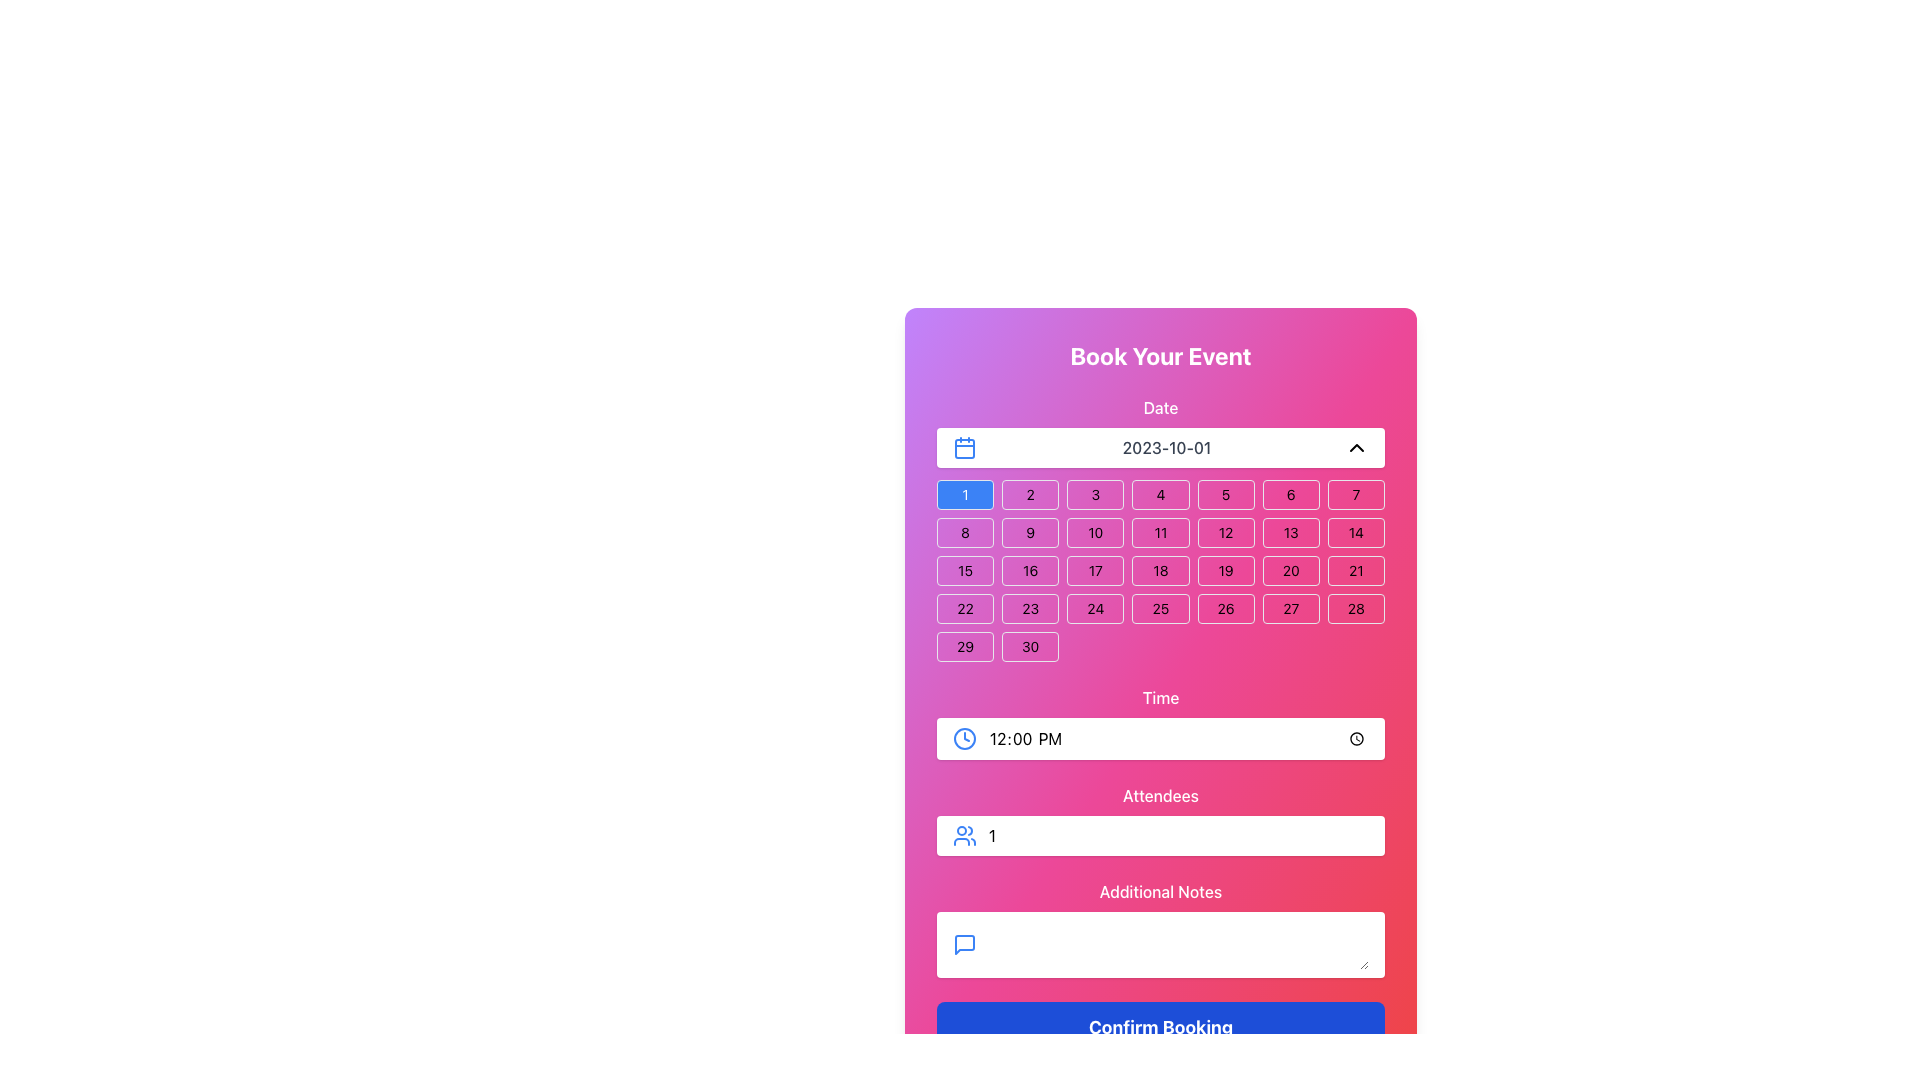  I want to click on the 28th day button in the calendar, so click(1356, 608).